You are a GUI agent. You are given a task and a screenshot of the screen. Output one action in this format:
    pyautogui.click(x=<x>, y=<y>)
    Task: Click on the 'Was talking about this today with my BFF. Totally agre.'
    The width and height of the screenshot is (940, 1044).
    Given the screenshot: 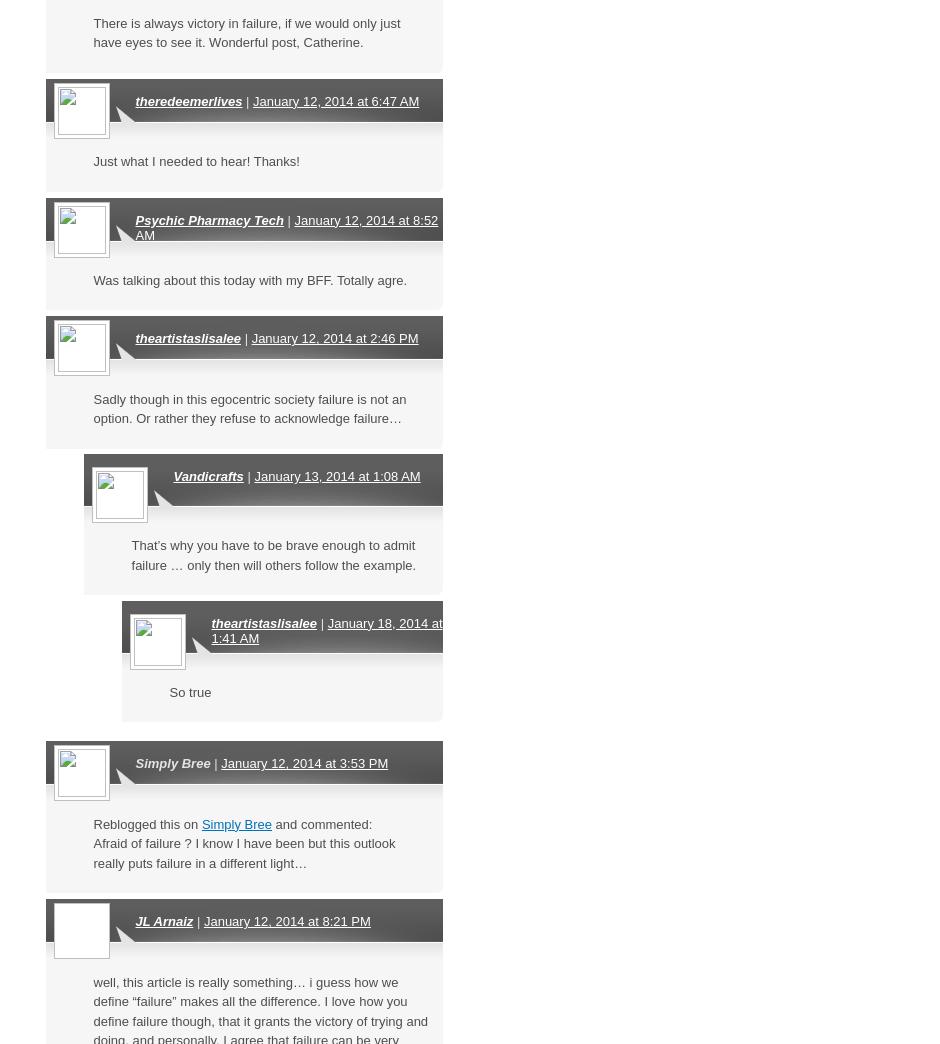 What is the action you would take?
    pyautogui.click(x=92, y=278)
    